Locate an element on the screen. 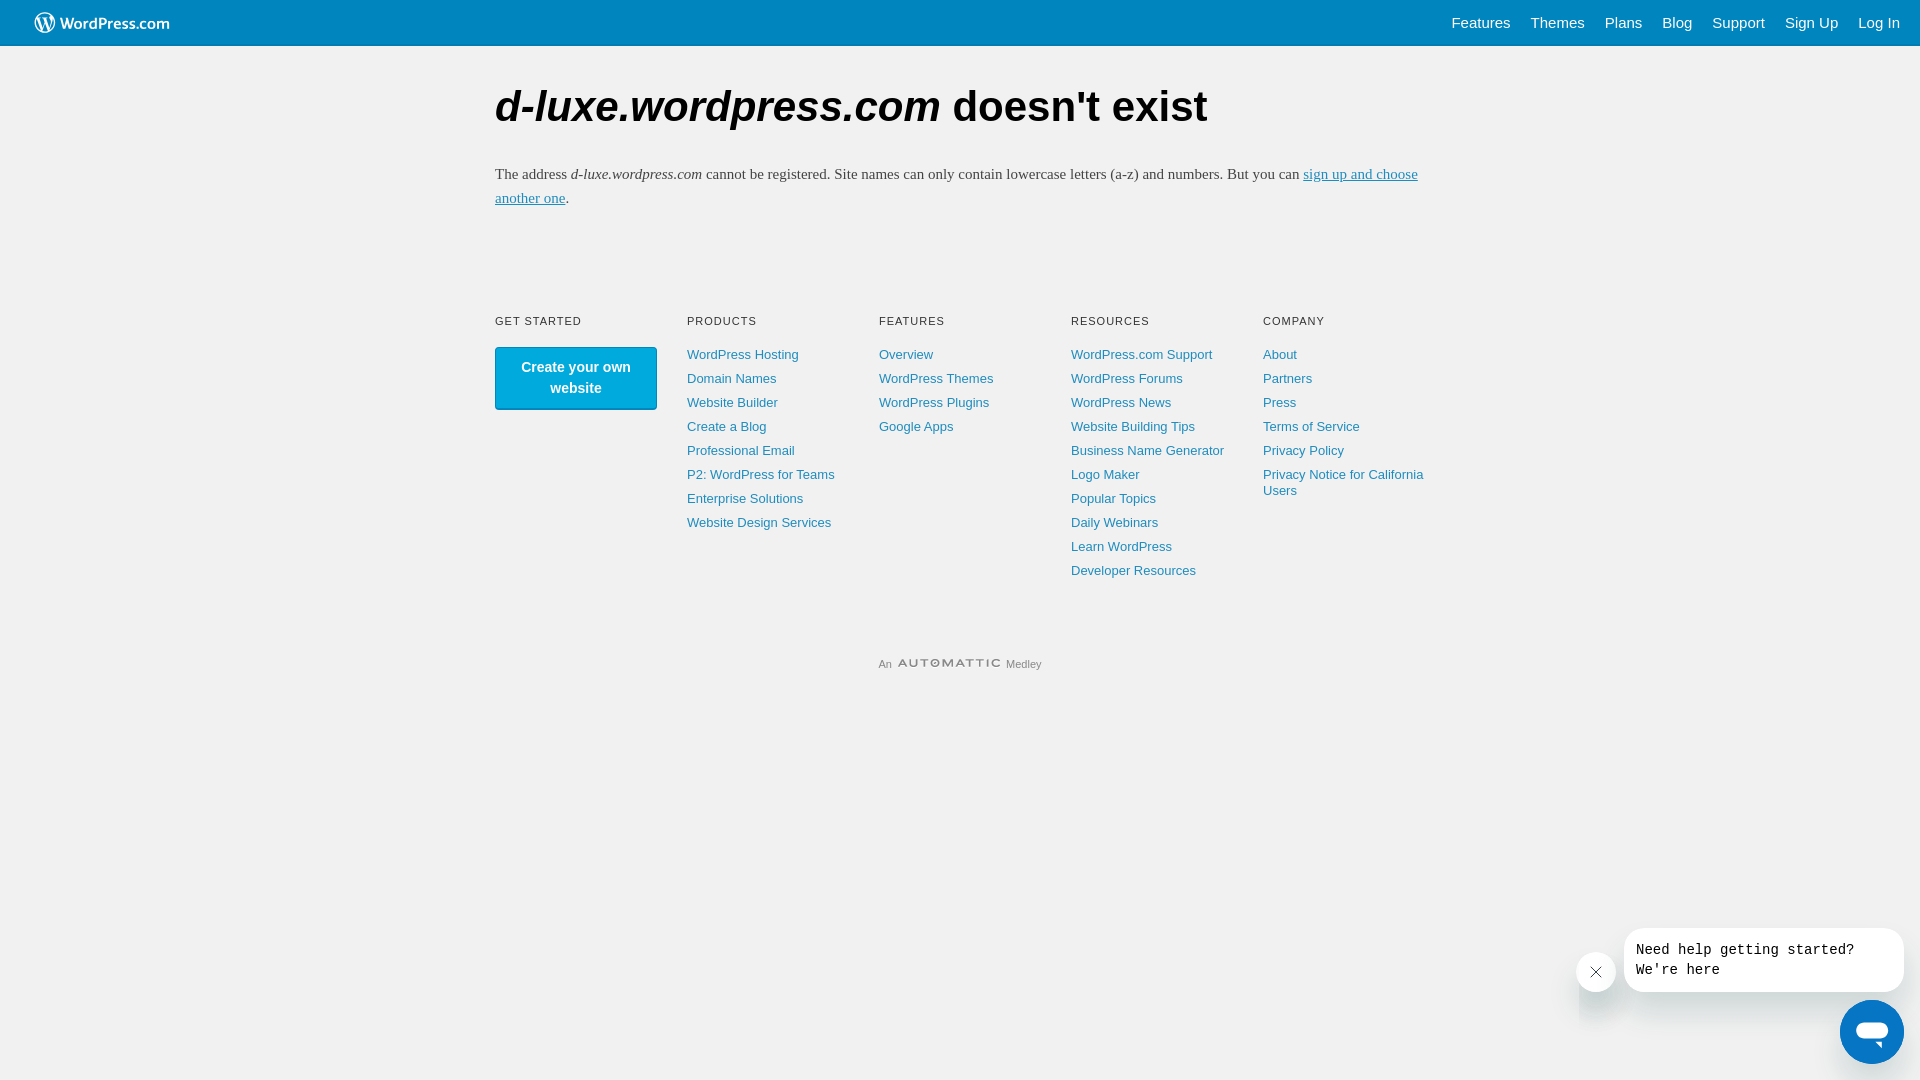 The image size is (1920, 1080). 'Support' is located at coordinates (1701, 23).